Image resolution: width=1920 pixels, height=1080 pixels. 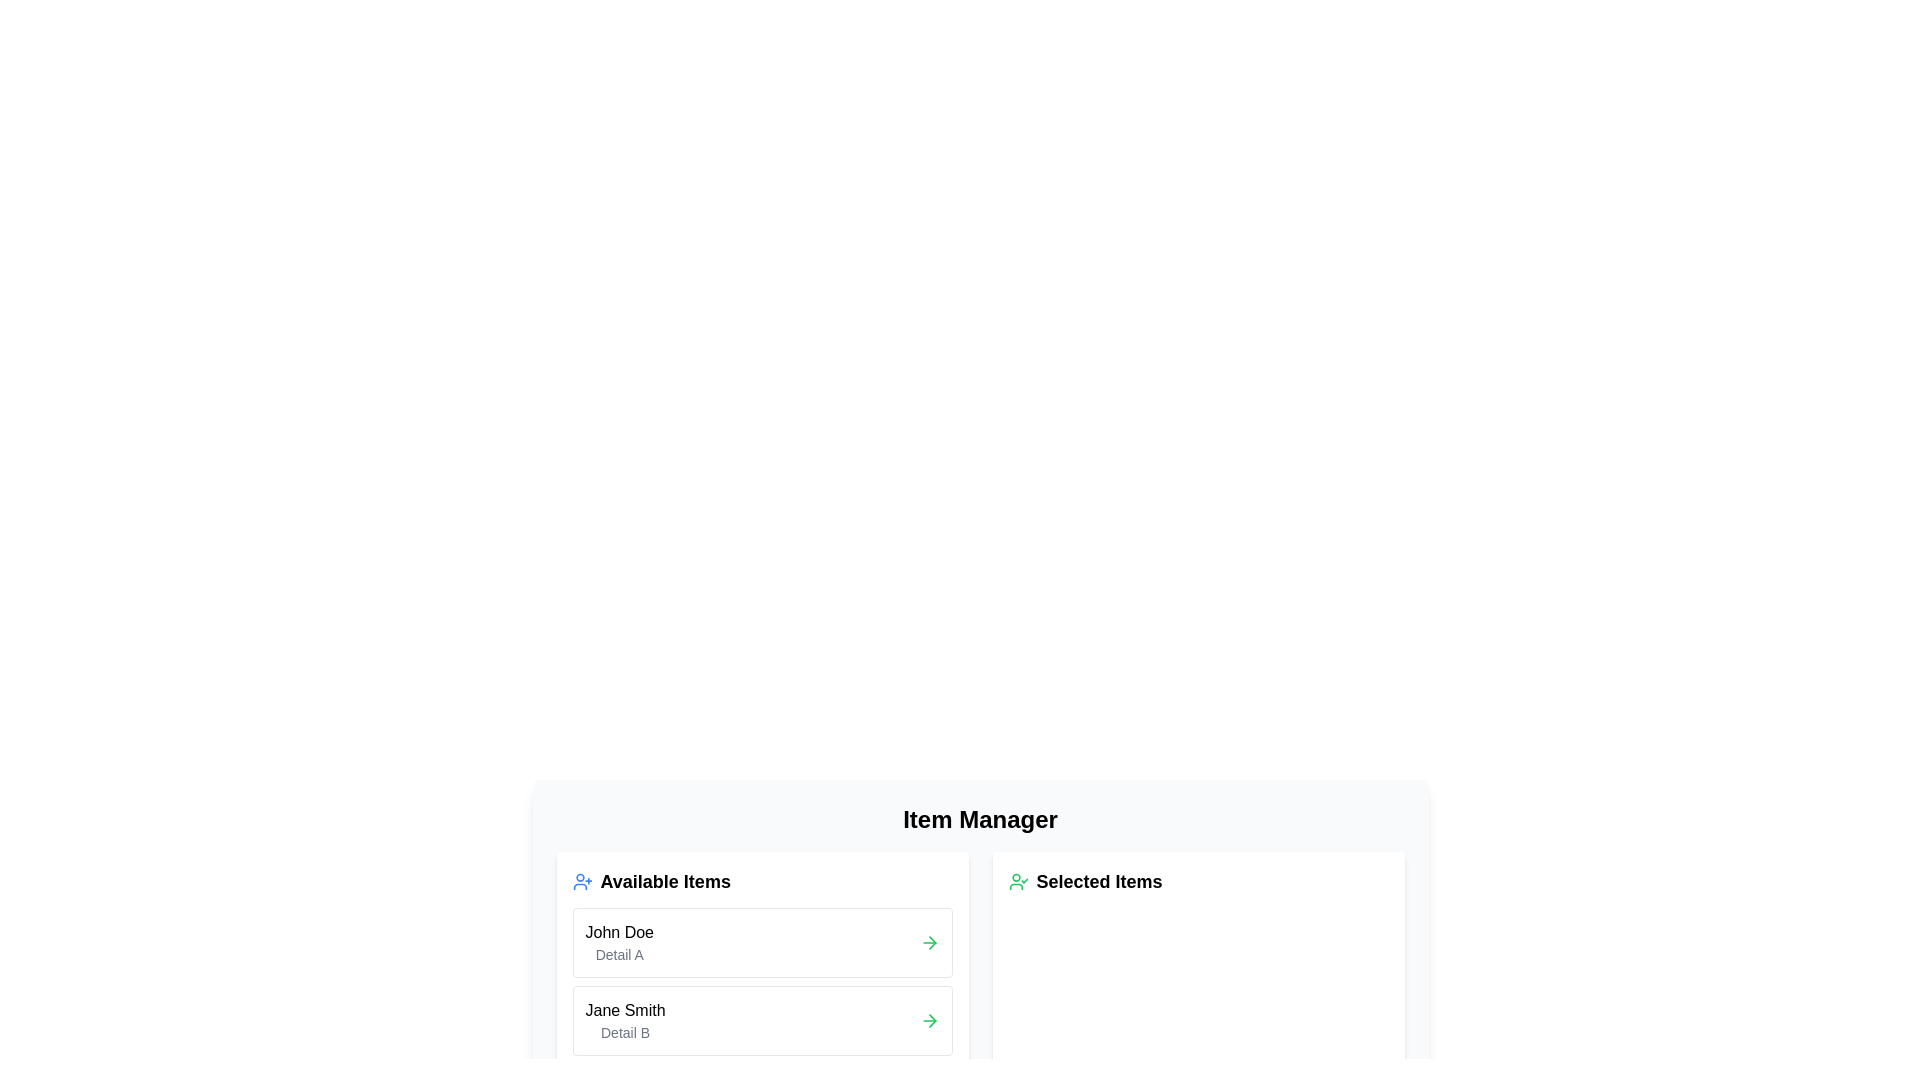 What do you see at coordinates (928, 1021) in the screenshot?
I see `the right-arrow icon button with a green stroke located at the right end of 'Jane Smith Detail B' in the 'Available Items' panel under the 'Item Manager' title` at bounding box center [928, 1021].